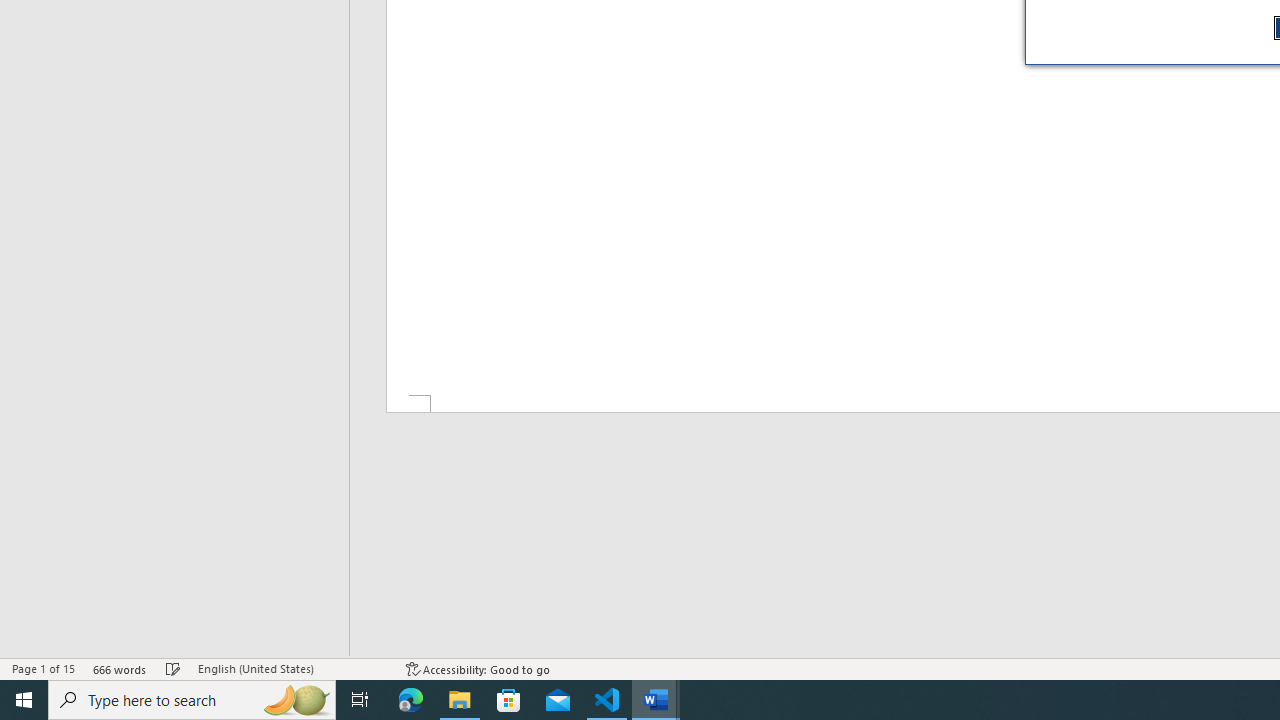  Describe the element at coordinates (294, 698) in the screenshot. I see `'Search highlights icon opens search home window'` at that location.